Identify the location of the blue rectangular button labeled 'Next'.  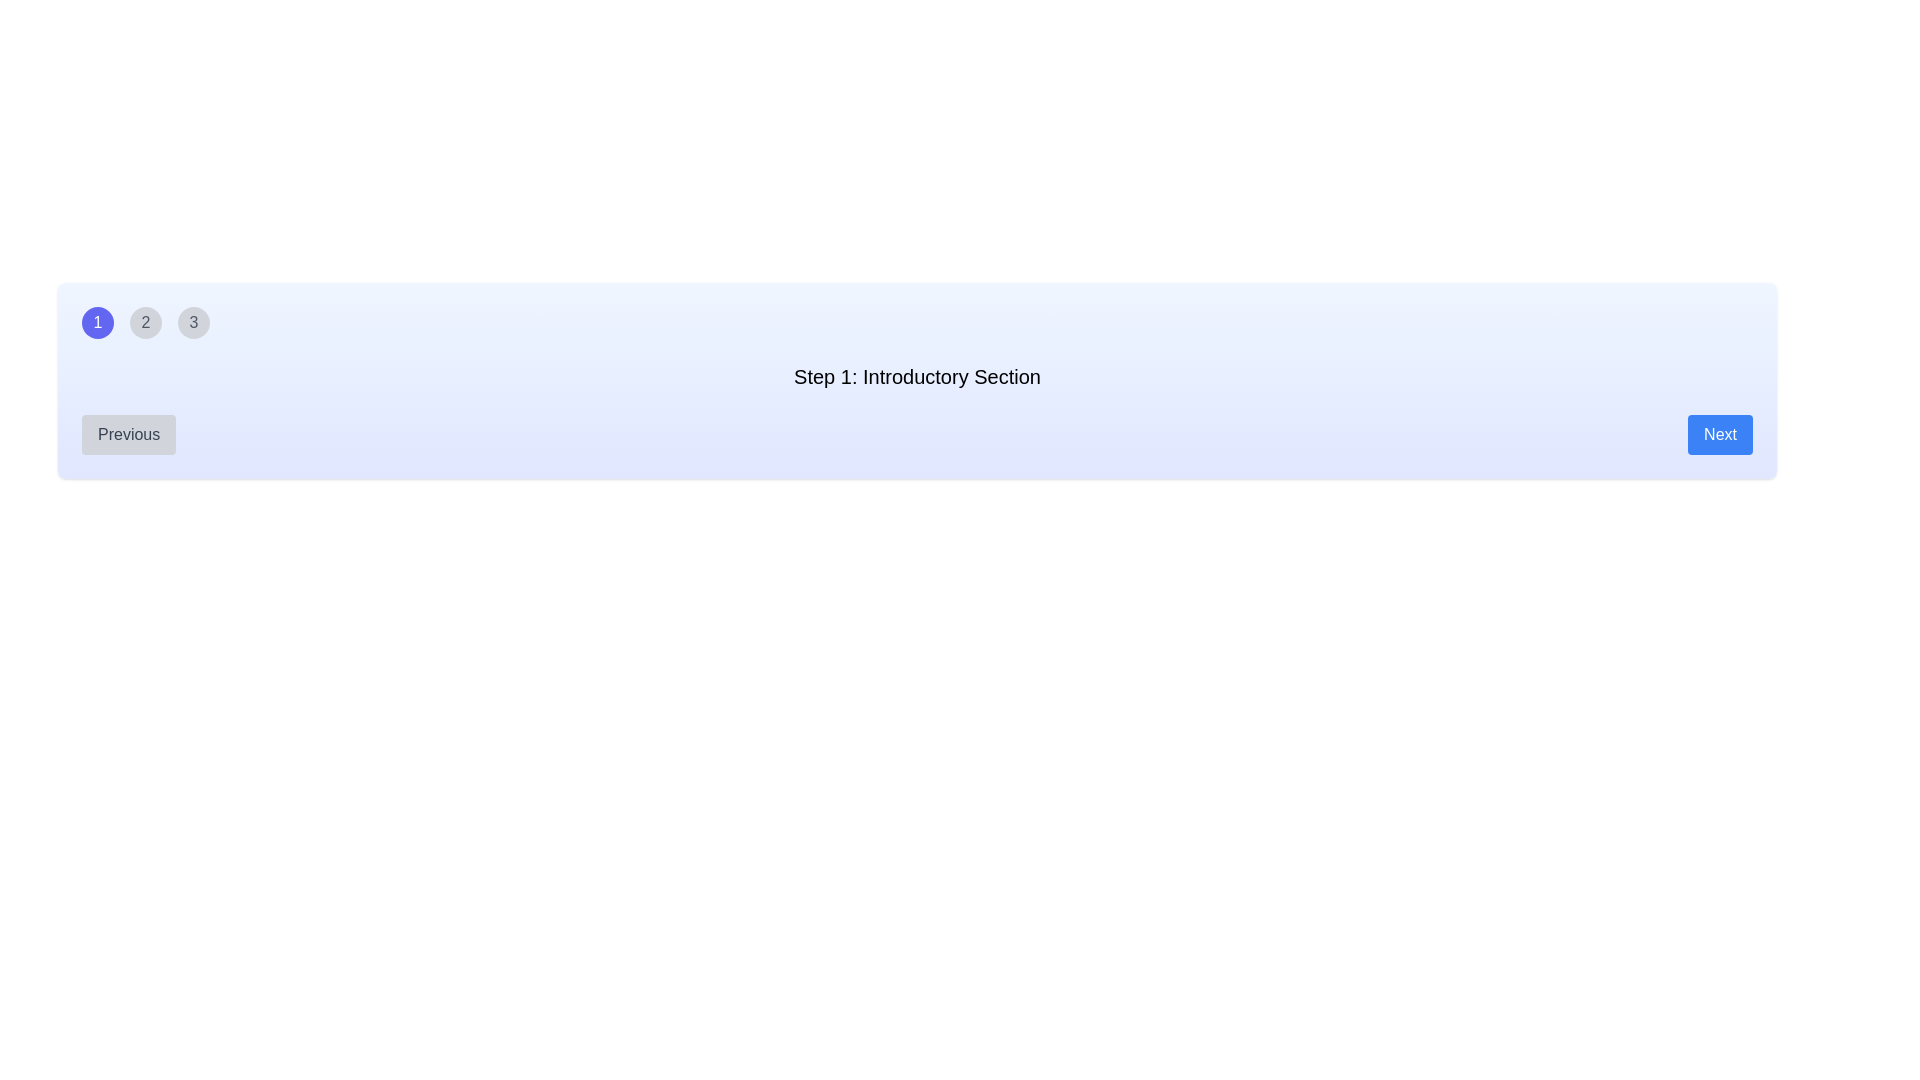
(1719, 434).